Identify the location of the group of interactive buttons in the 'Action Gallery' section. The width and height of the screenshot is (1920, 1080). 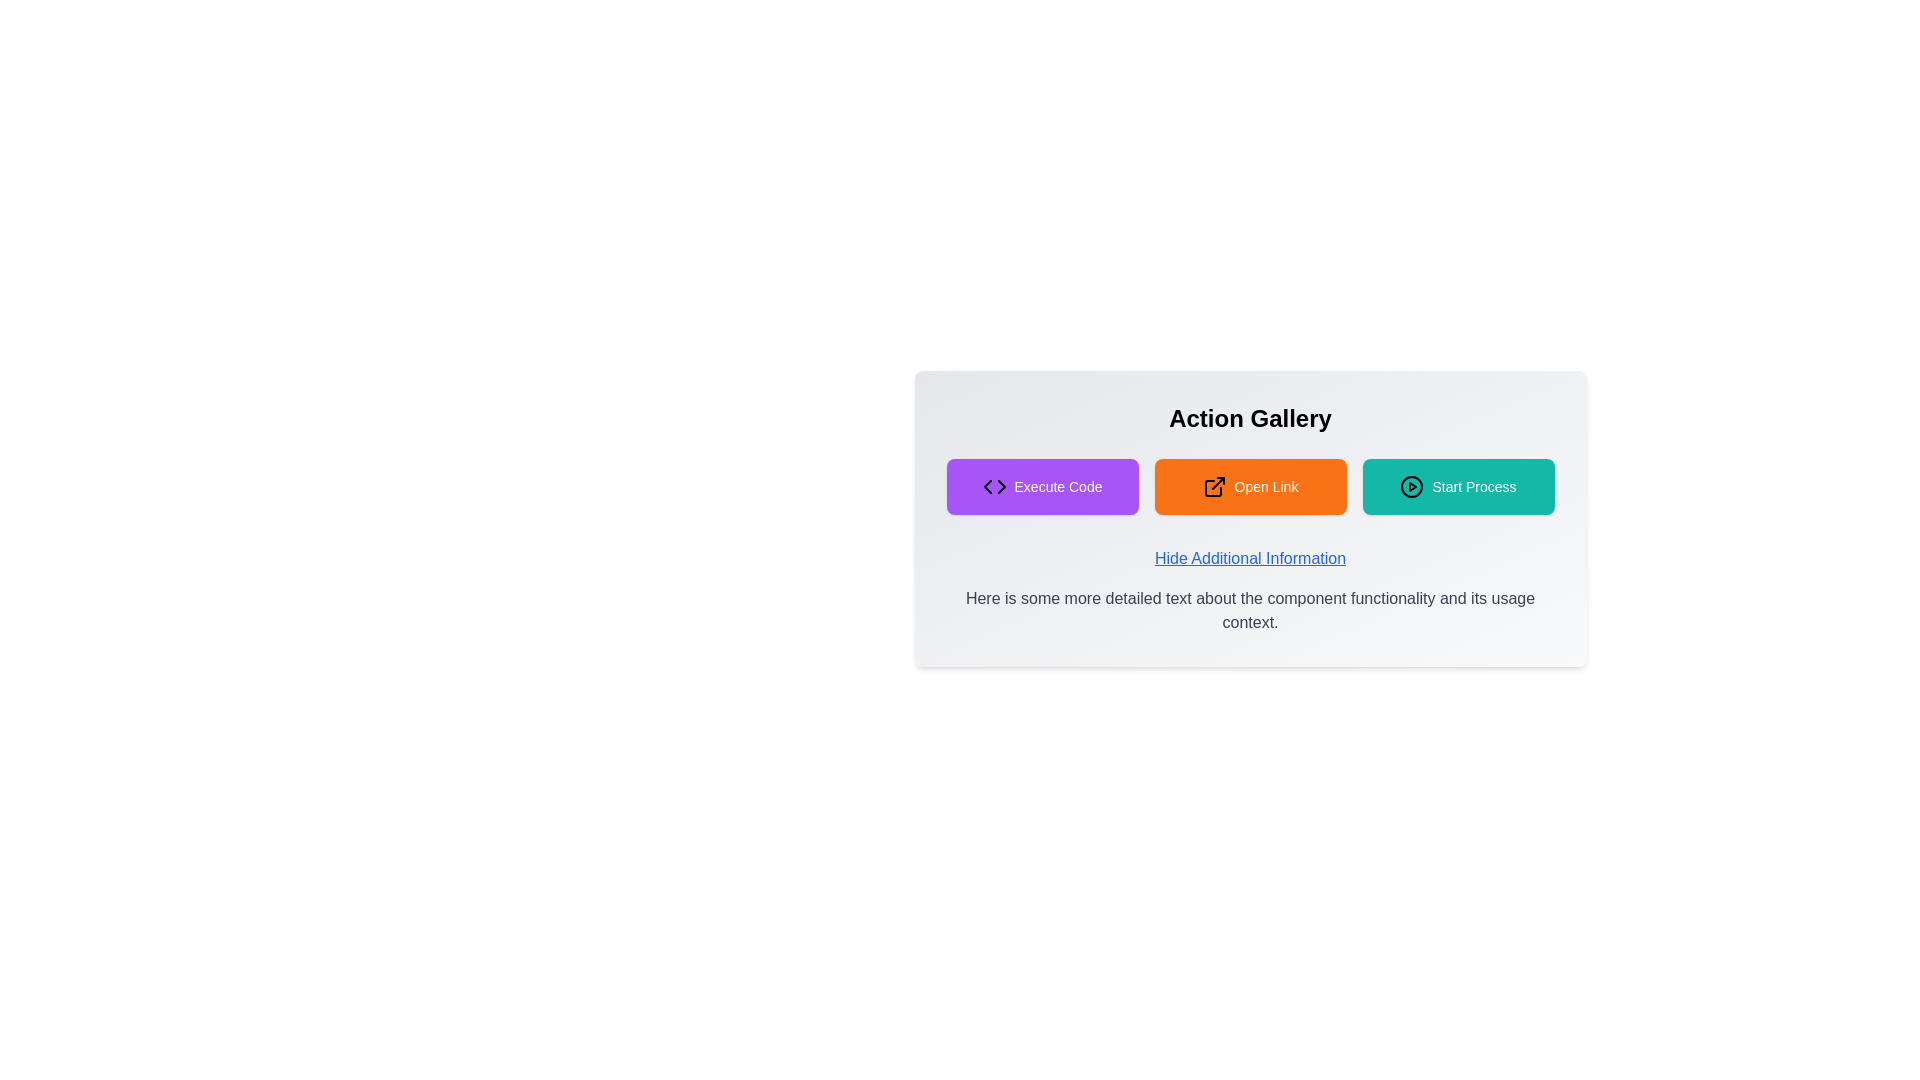
(1249, 486).